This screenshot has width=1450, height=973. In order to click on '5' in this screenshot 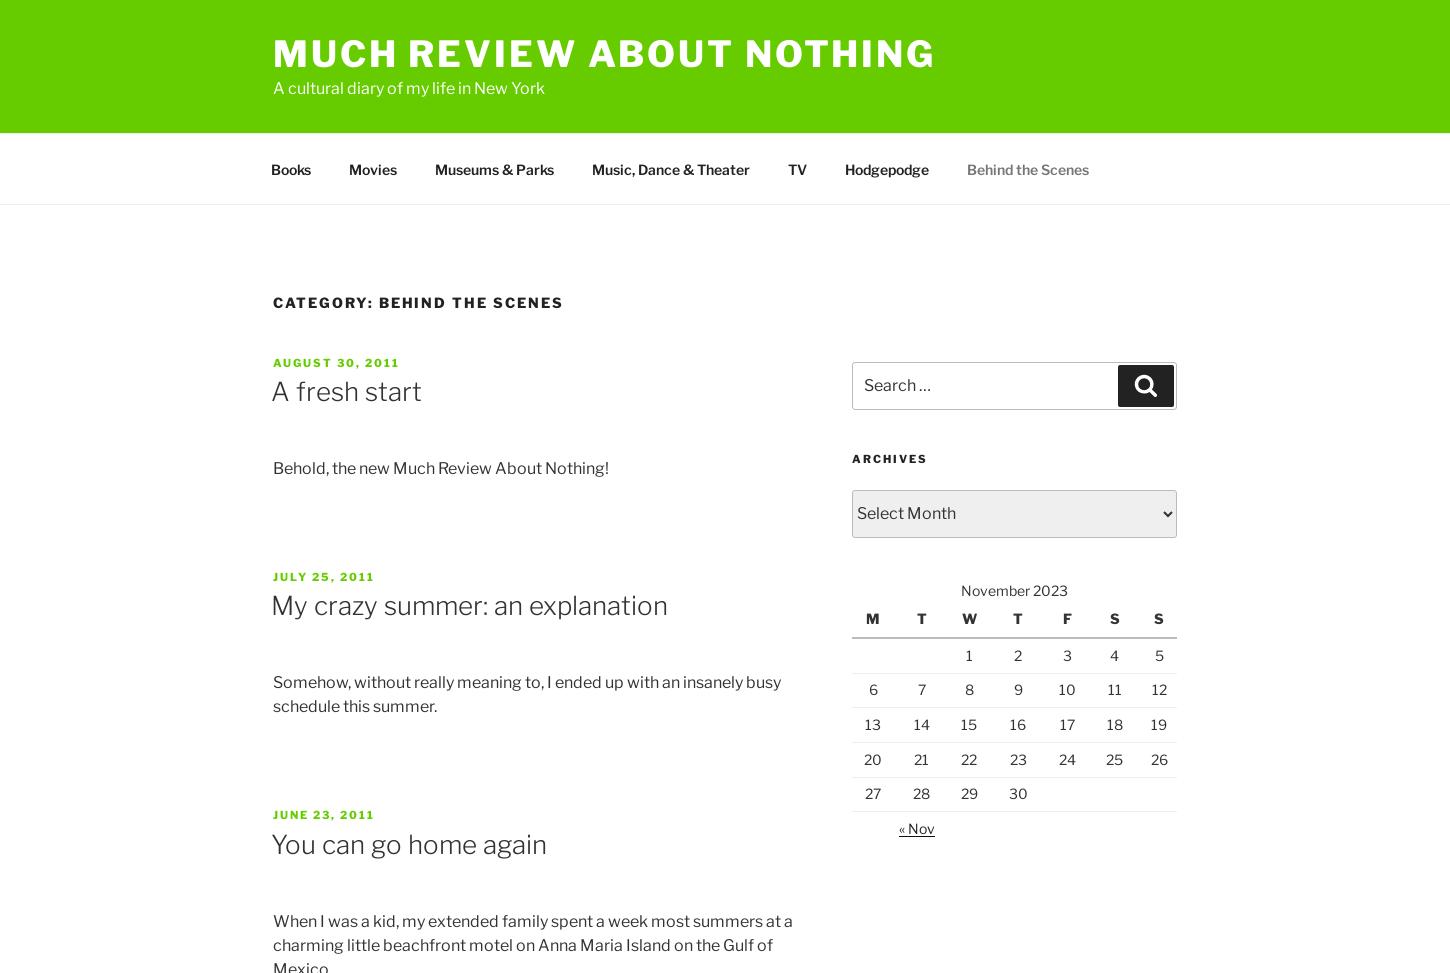, I will do `click(1157, 653)`.